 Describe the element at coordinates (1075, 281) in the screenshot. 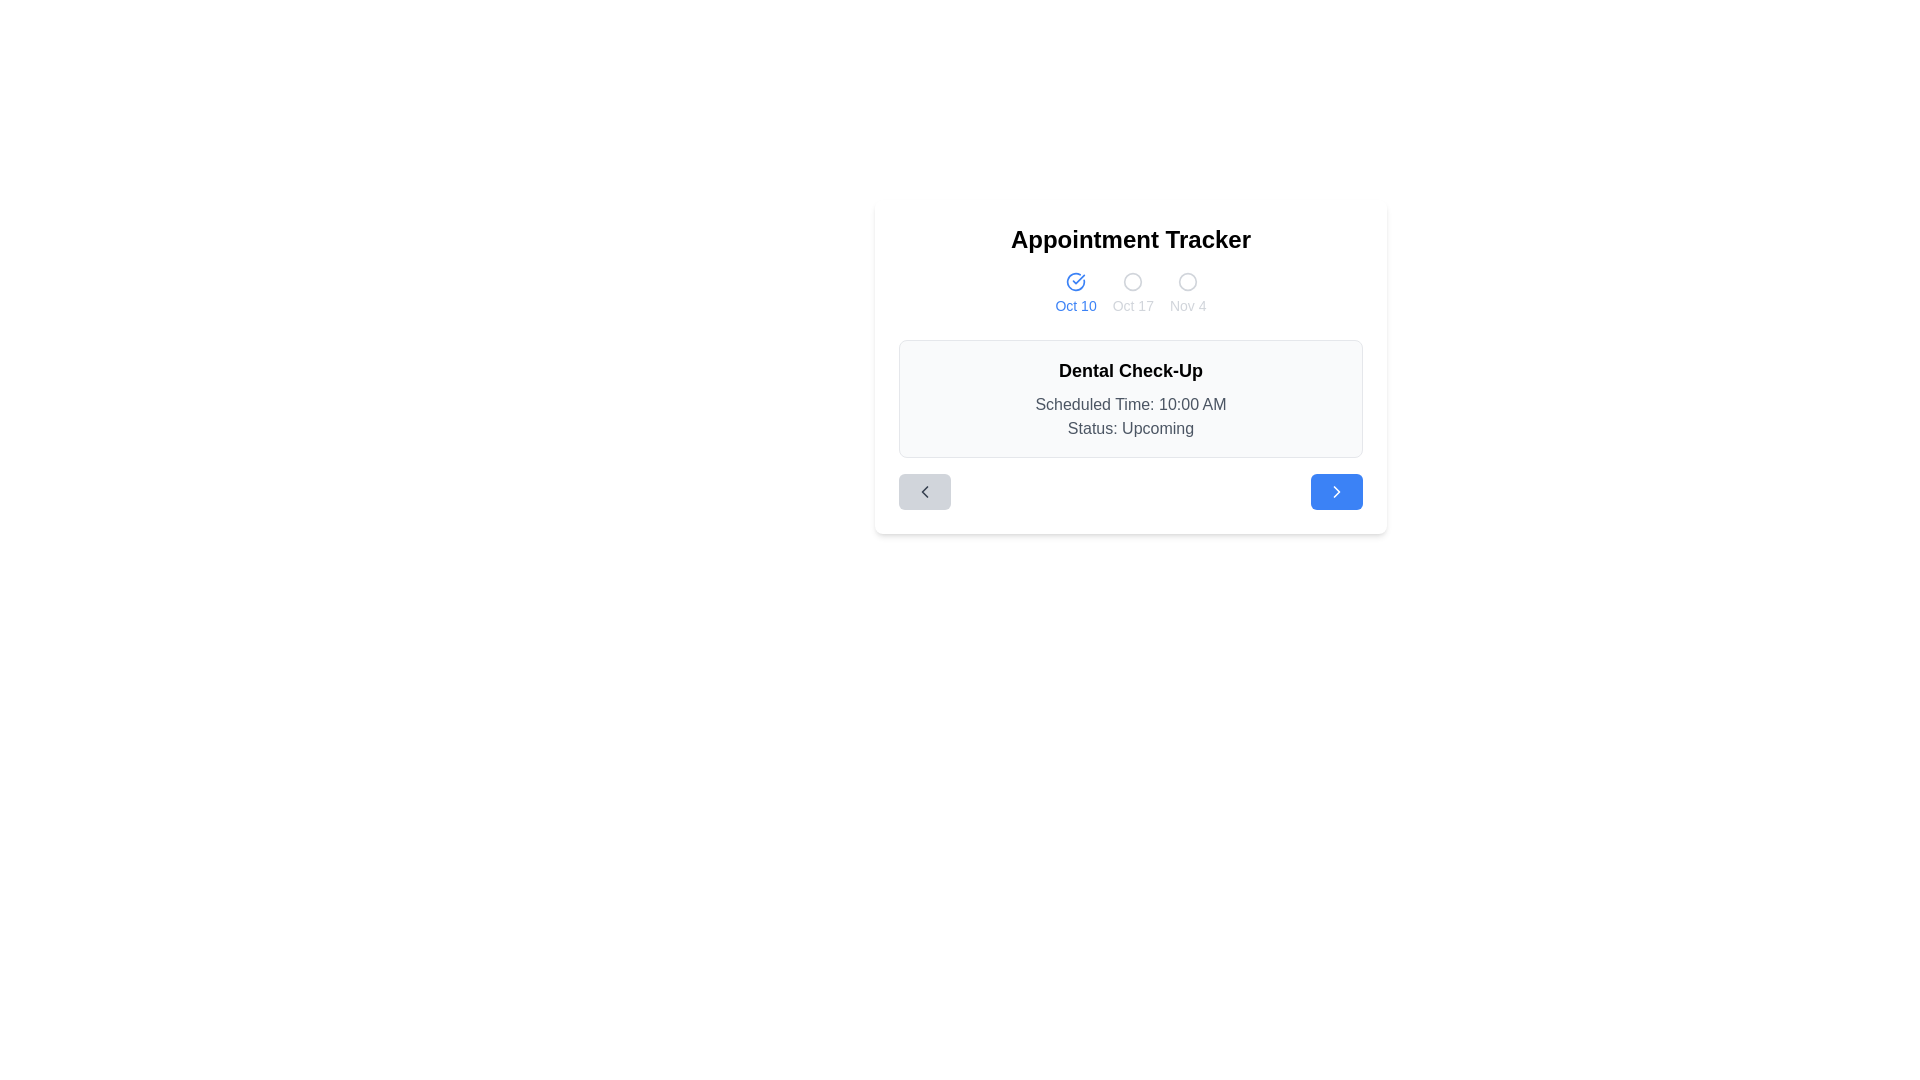

I see `the selection indicated by the circular blue check icon located above the 'Oct 10' text in the interface` at that location.